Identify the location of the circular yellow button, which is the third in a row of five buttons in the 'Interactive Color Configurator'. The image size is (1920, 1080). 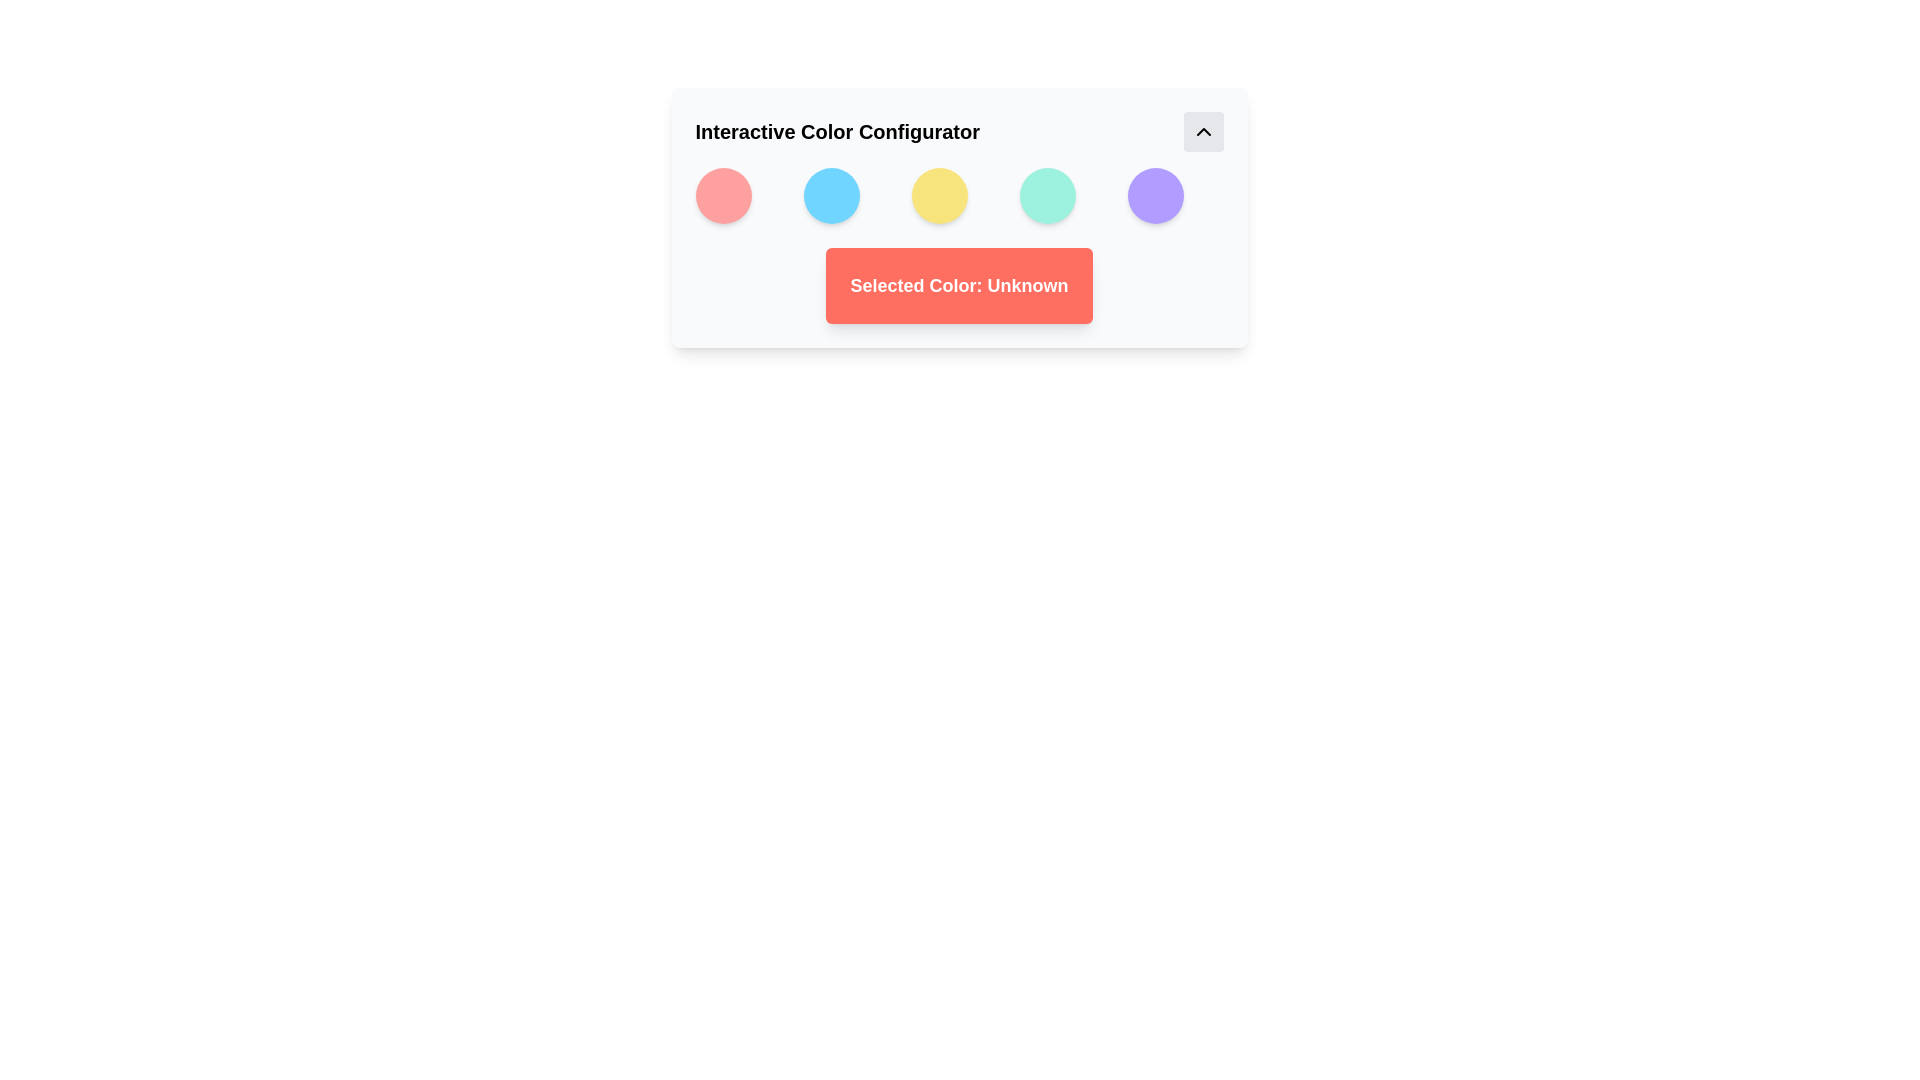
(938, 196).